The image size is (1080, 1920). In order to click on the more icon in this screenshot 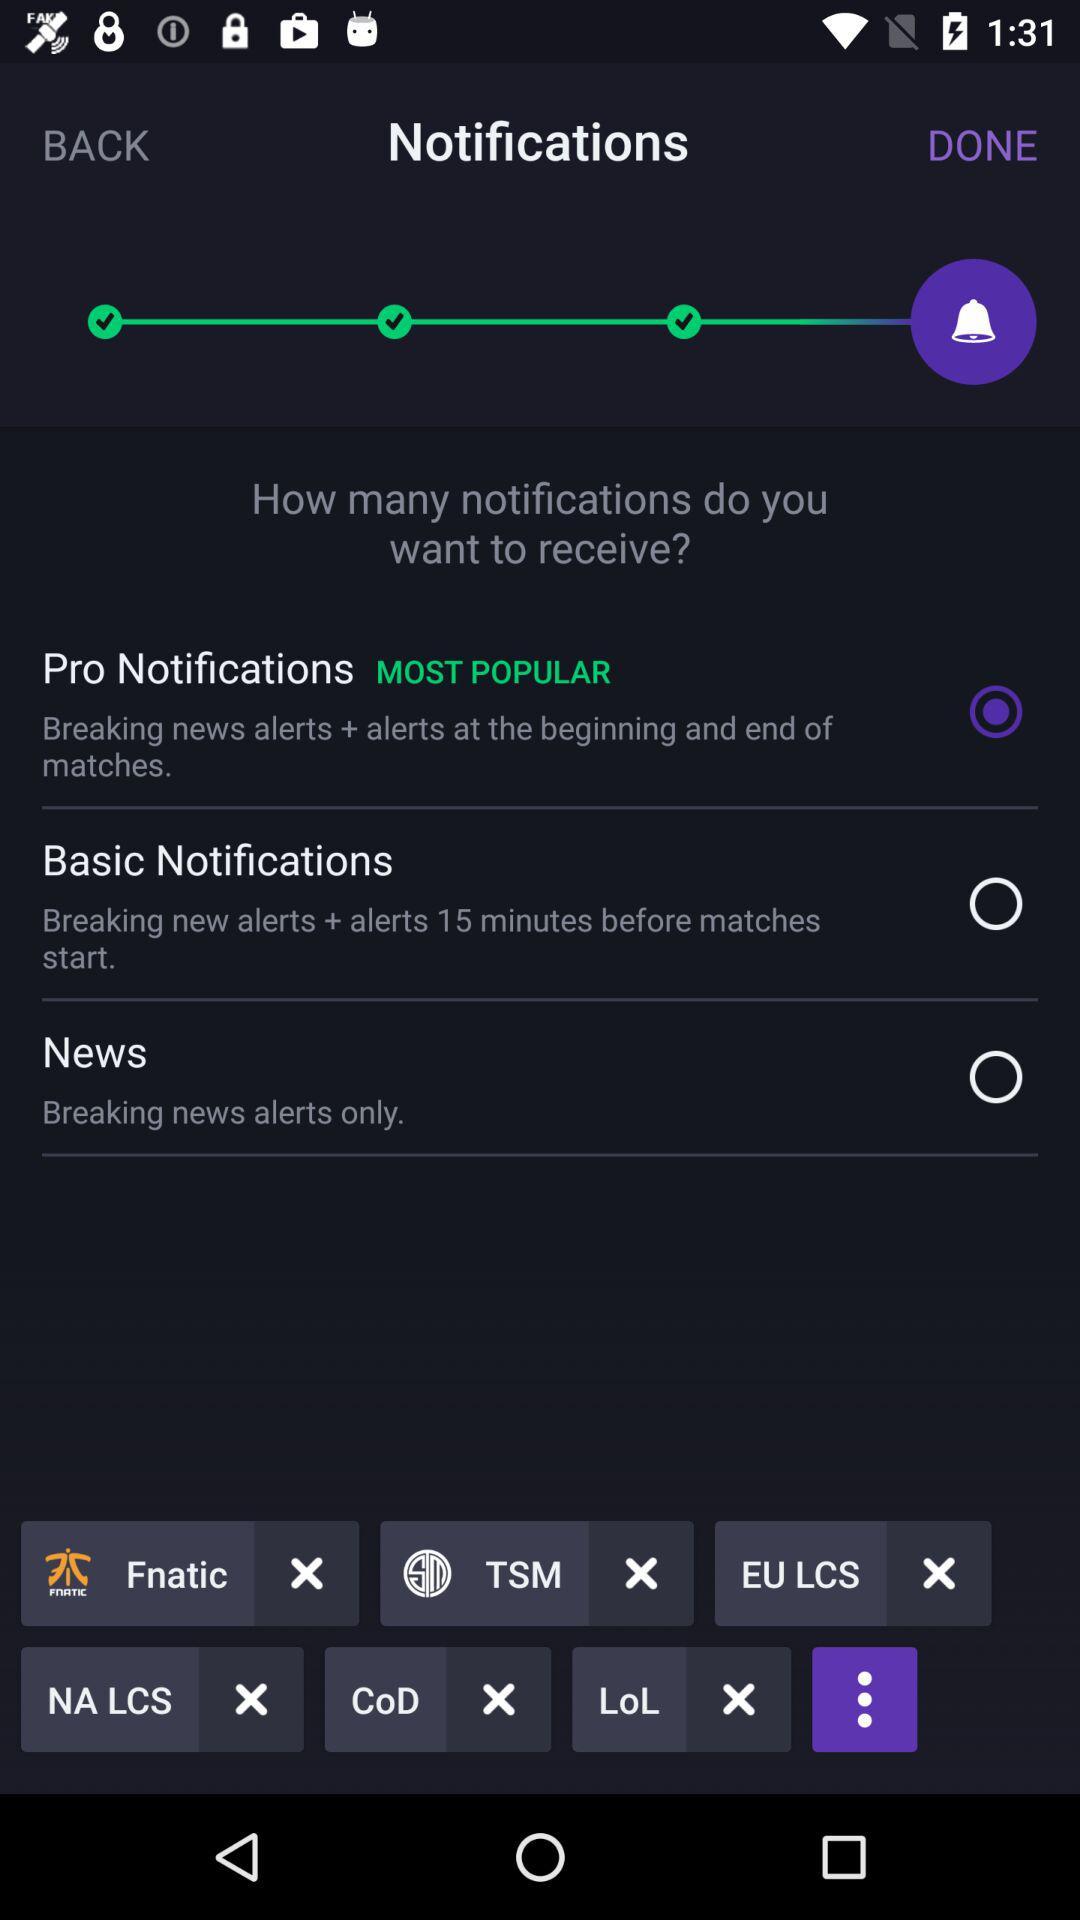, I will do `click(863, 1698)`.